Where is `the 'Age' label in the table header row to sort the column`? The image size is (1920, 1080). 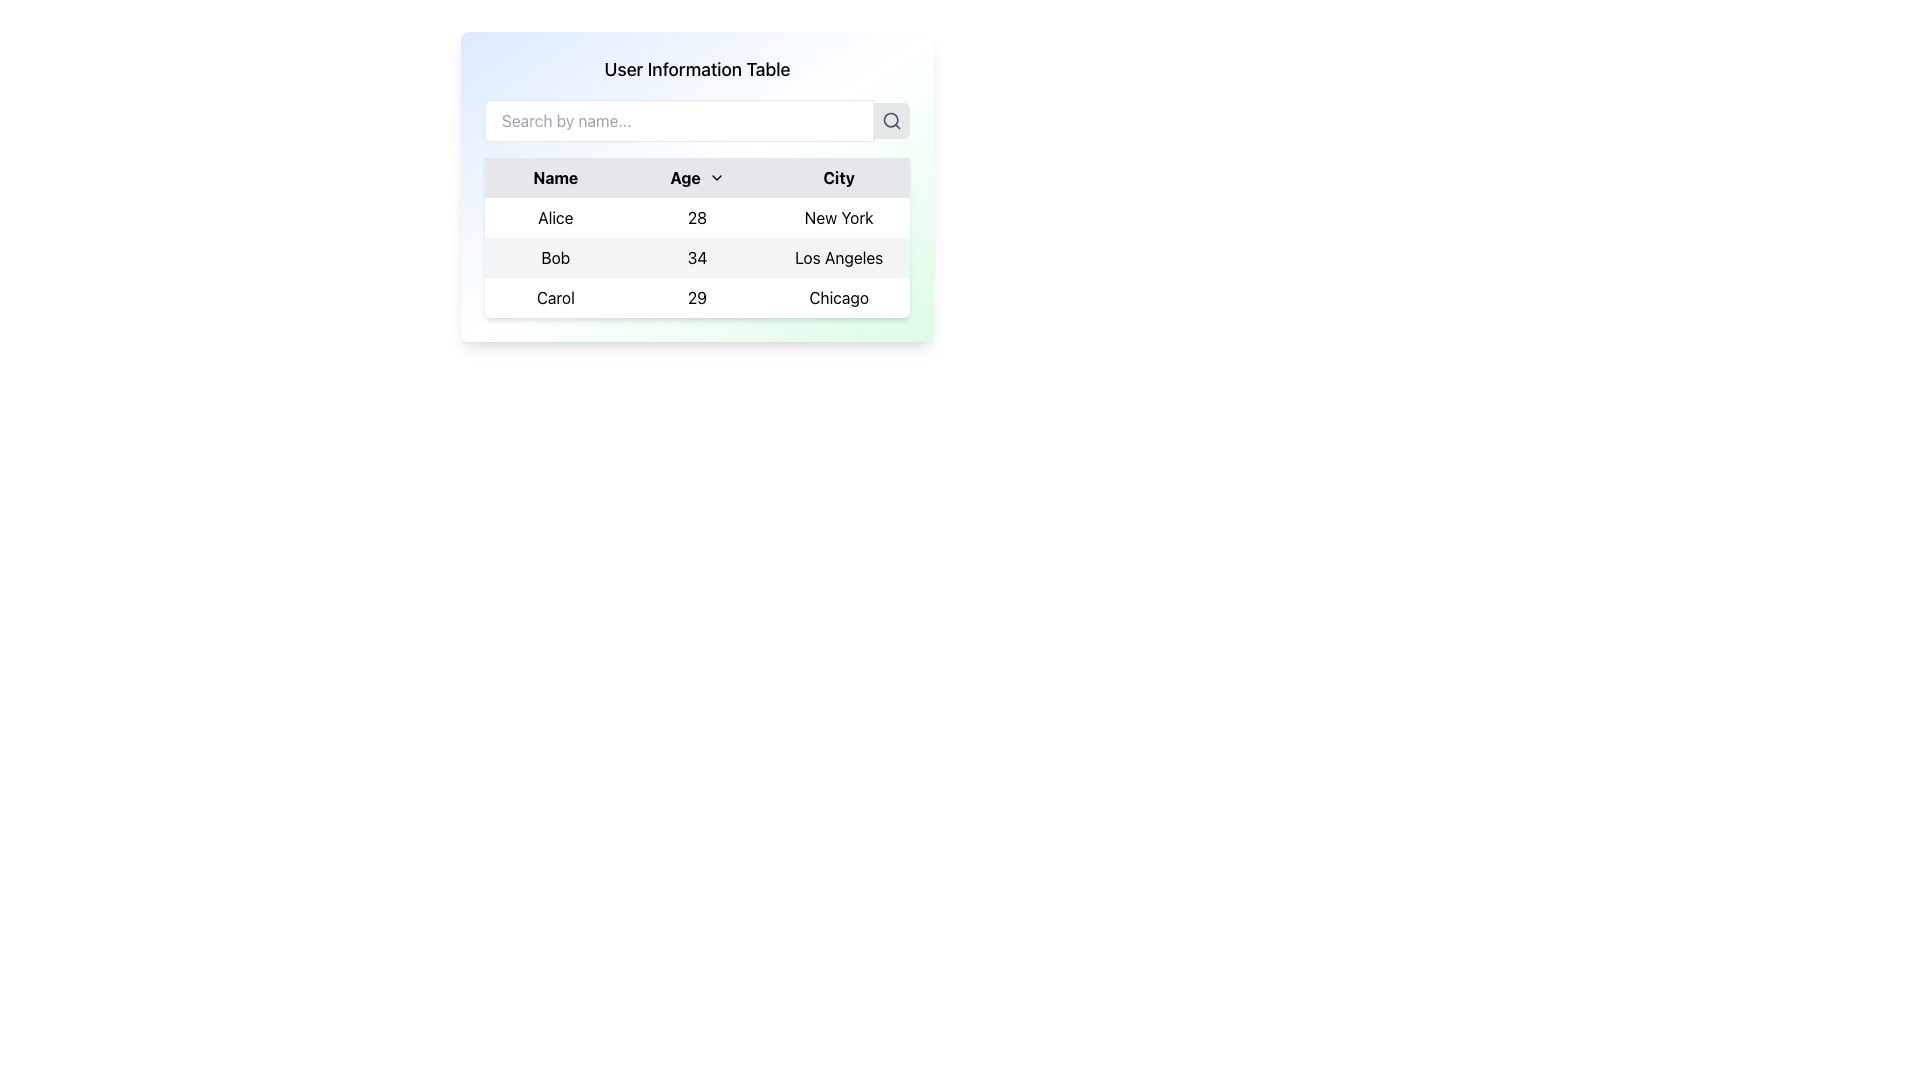 the 'Age' label in the table header row to sort the column is located at coordinates (697, 176).